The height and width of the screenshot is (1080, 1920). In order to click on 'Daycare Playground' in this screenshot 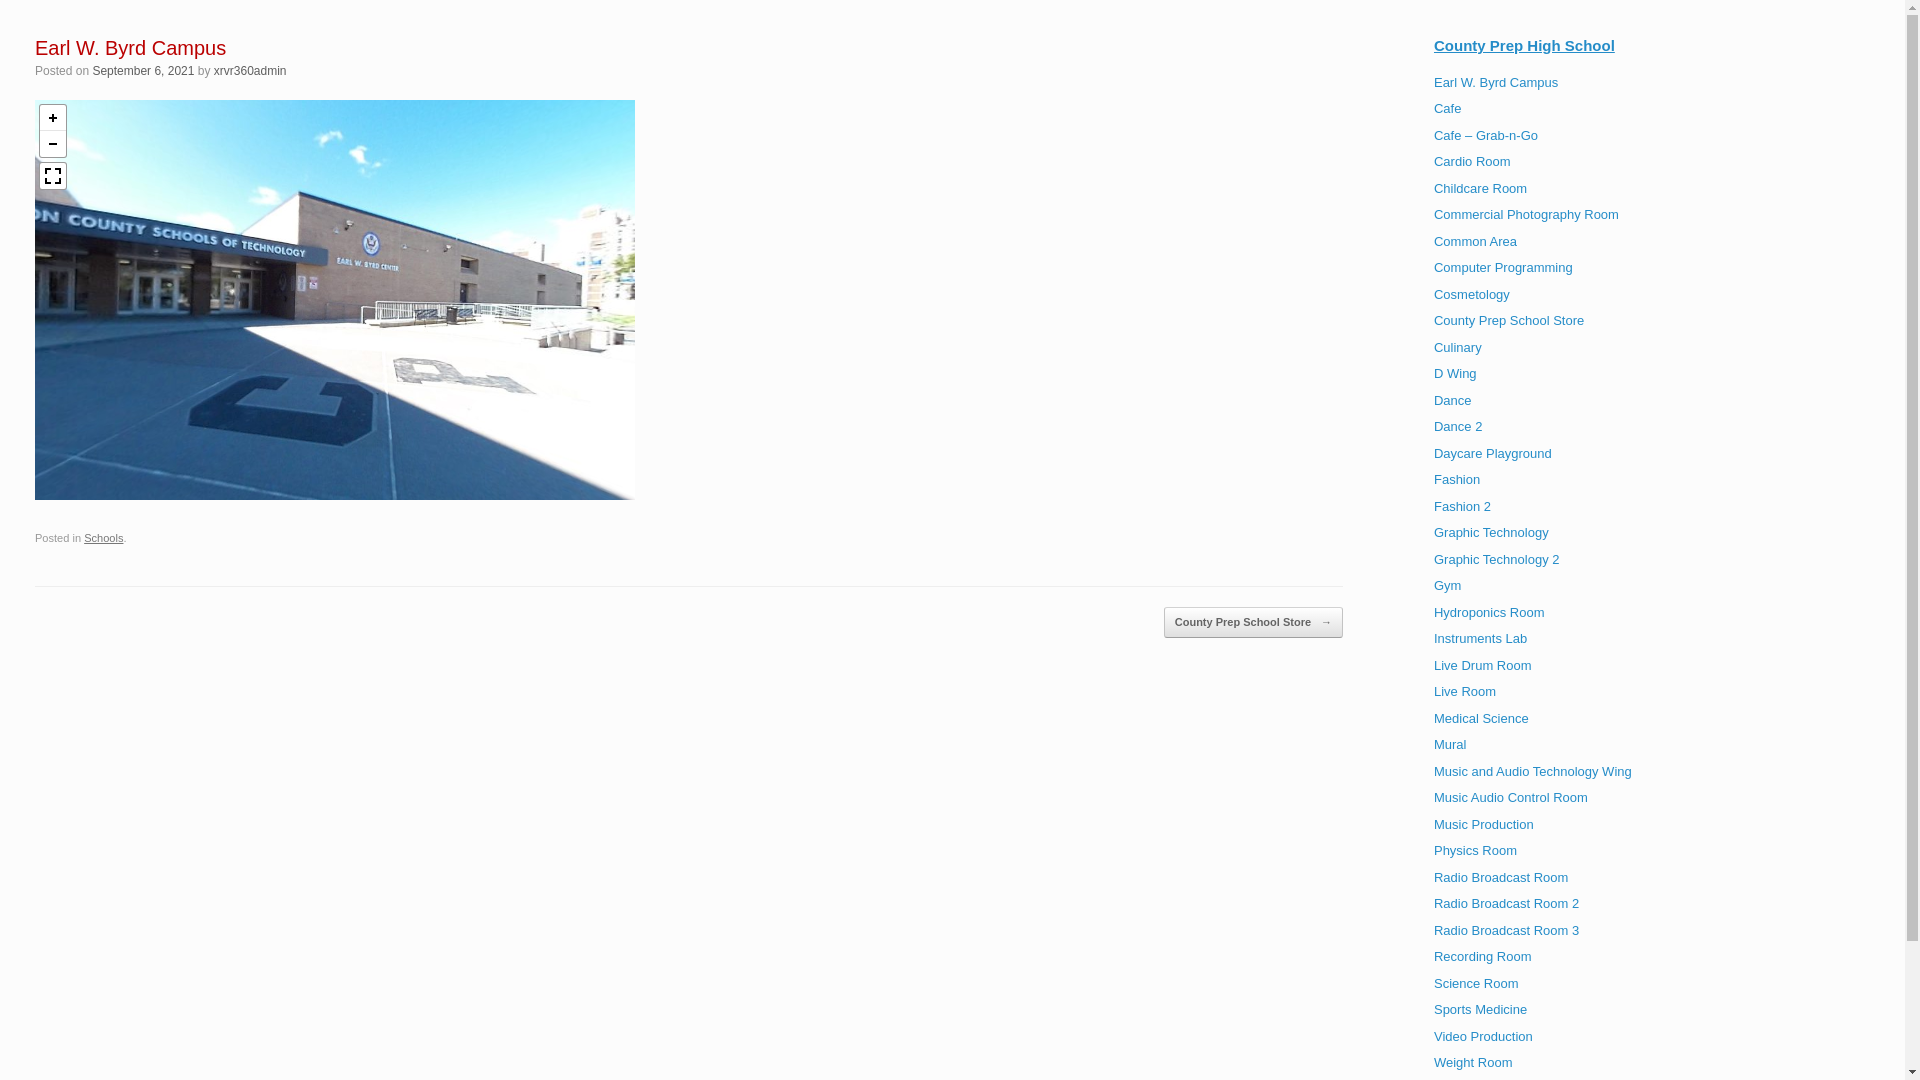, I will do `click(1492, 453)`.